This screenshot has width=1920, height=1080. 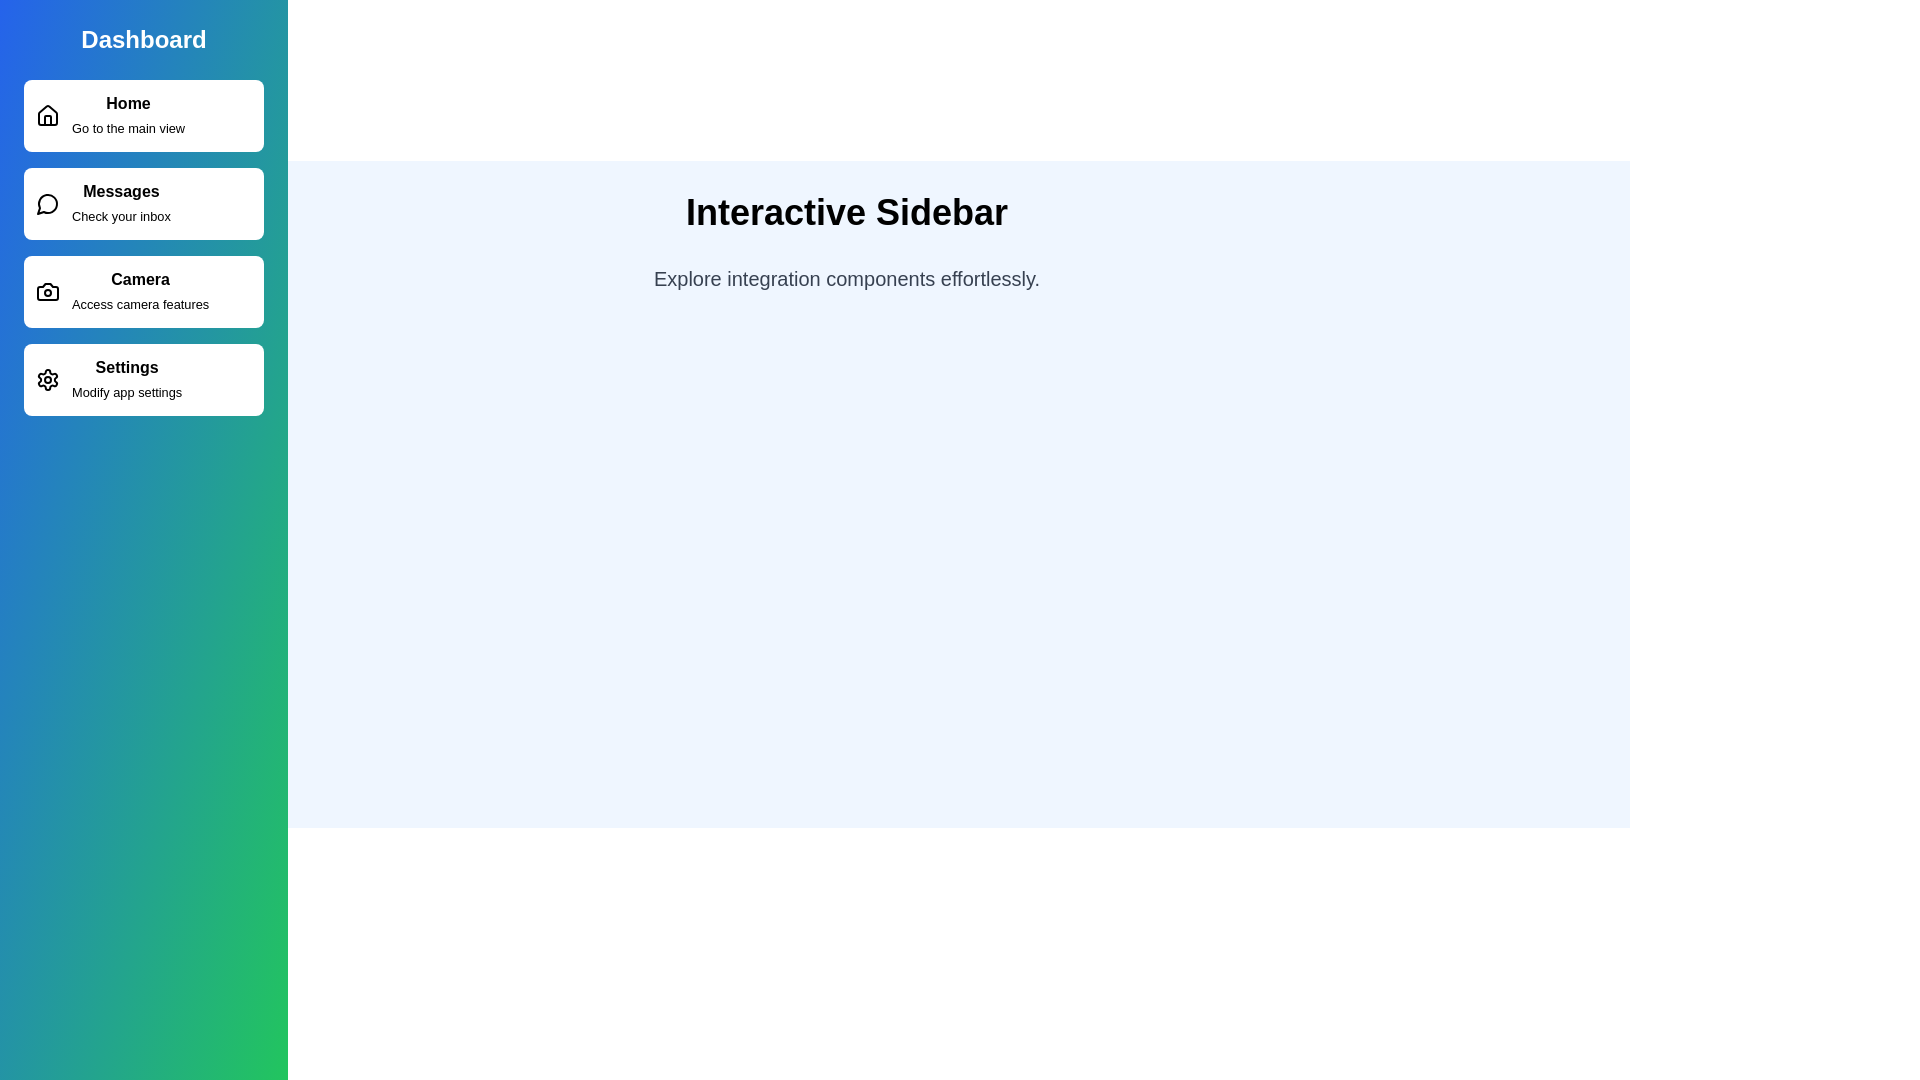 I want to click on the sidebar item corresponding to Home, so click(x=143, y=115).